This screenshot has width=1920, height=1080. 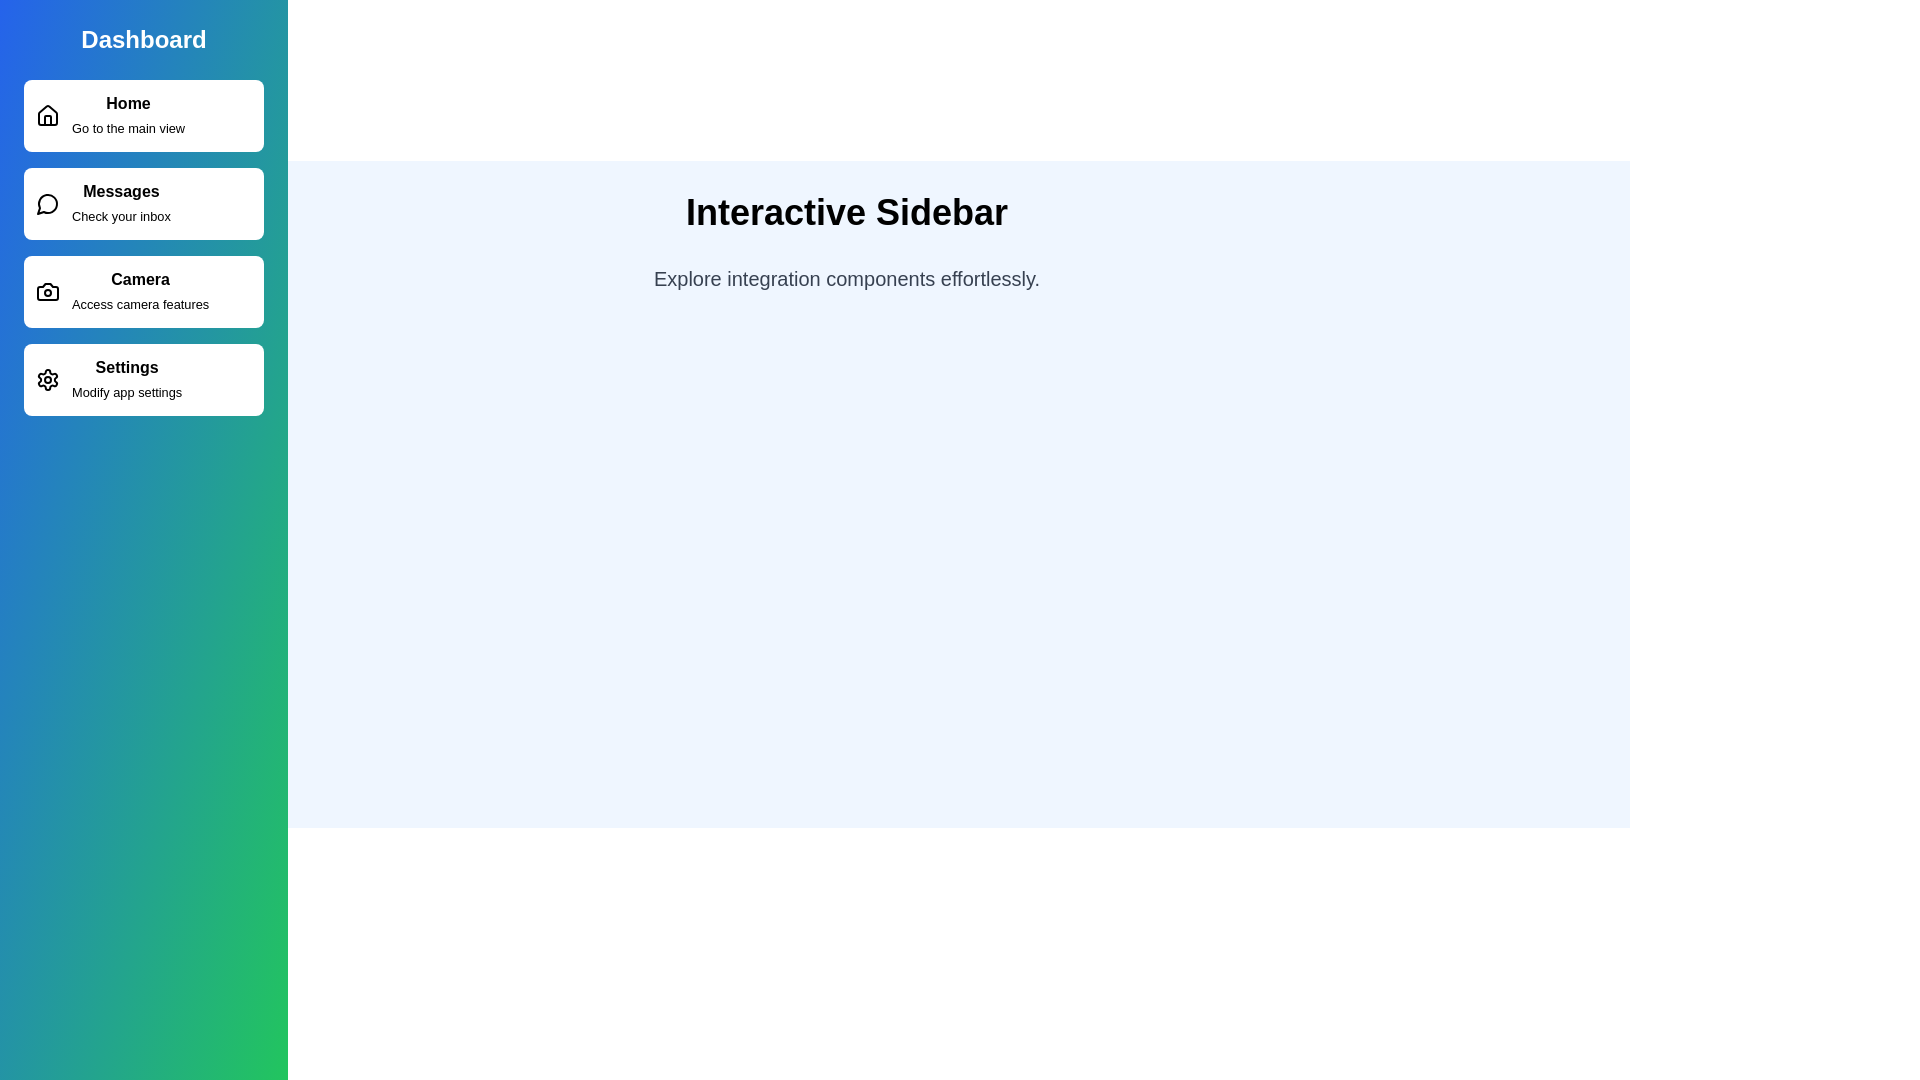 I want to click on the sidebar item corresponding to Home, so click(x=143, y=115).